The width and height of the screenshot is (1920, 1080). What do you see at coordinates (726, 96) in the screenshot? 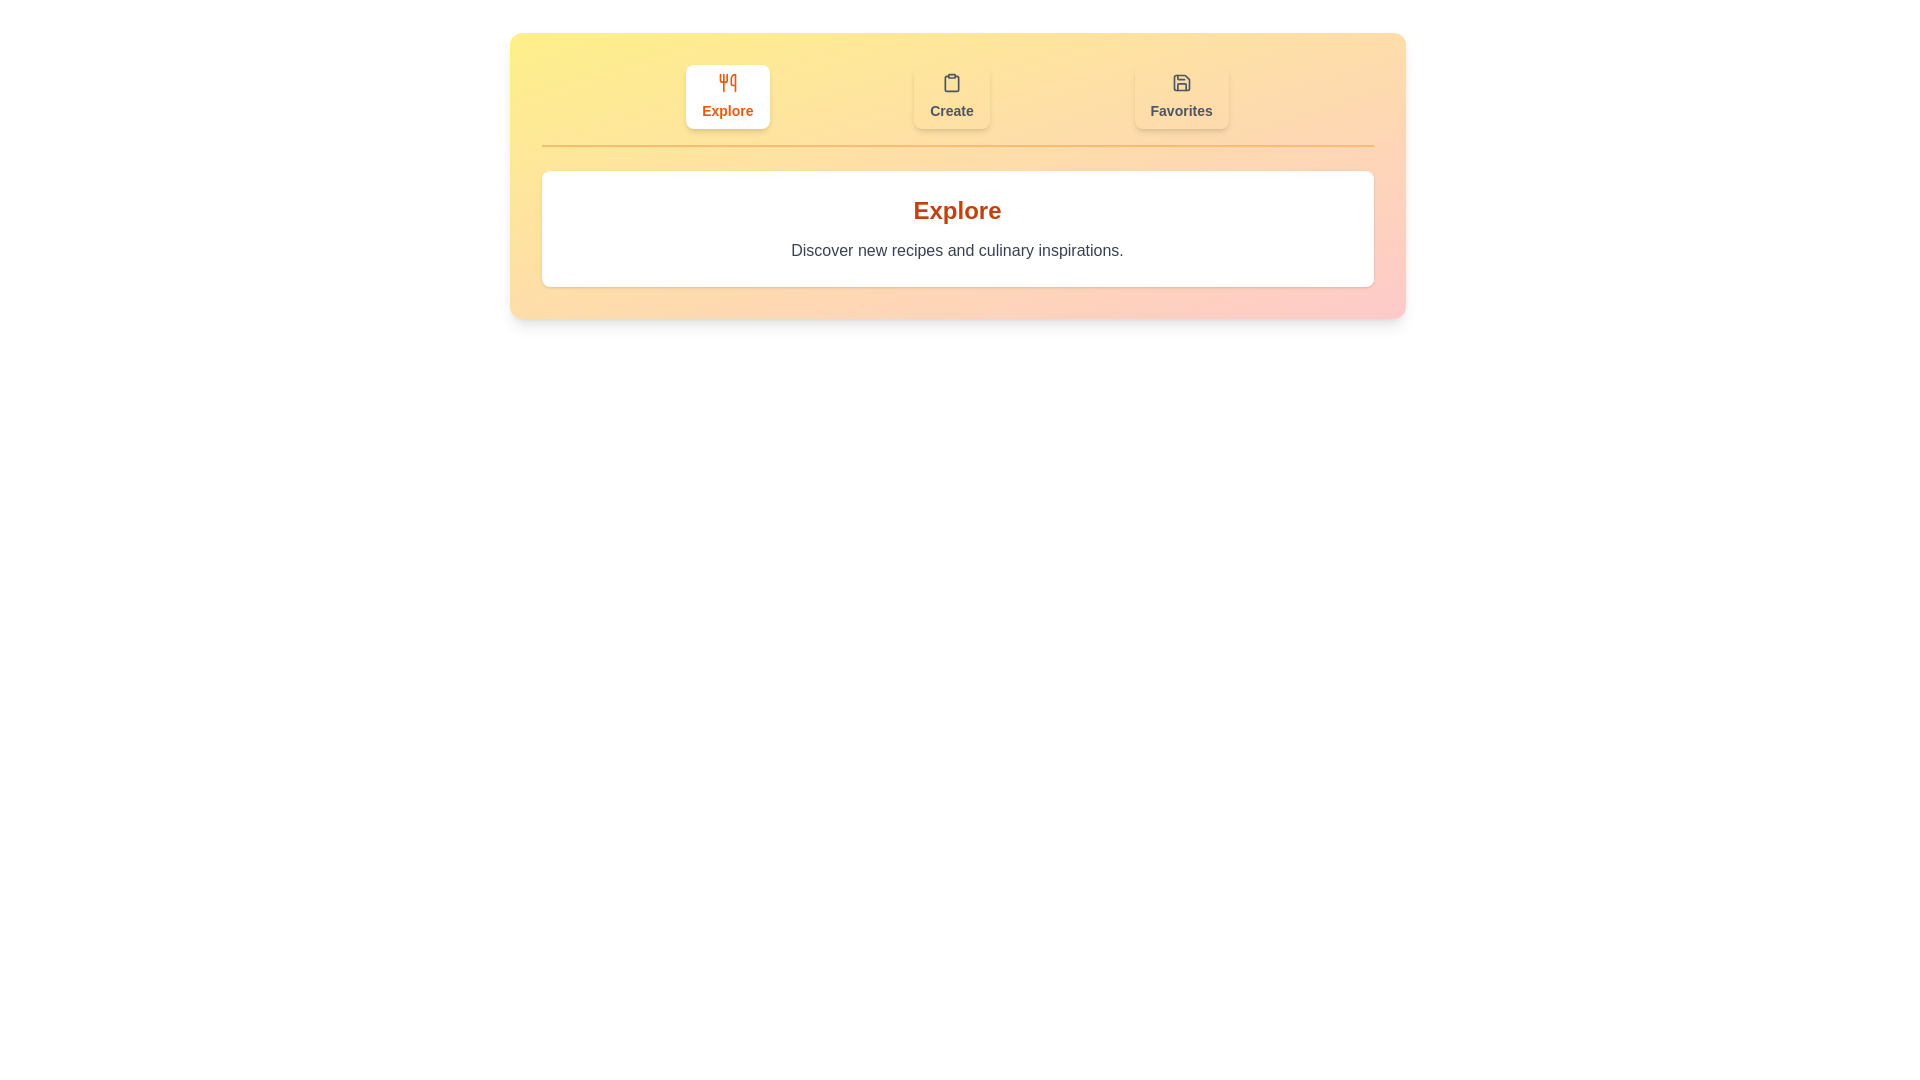
I see `the Explore tab by clicking on its button` at bounding box center [726, 96].